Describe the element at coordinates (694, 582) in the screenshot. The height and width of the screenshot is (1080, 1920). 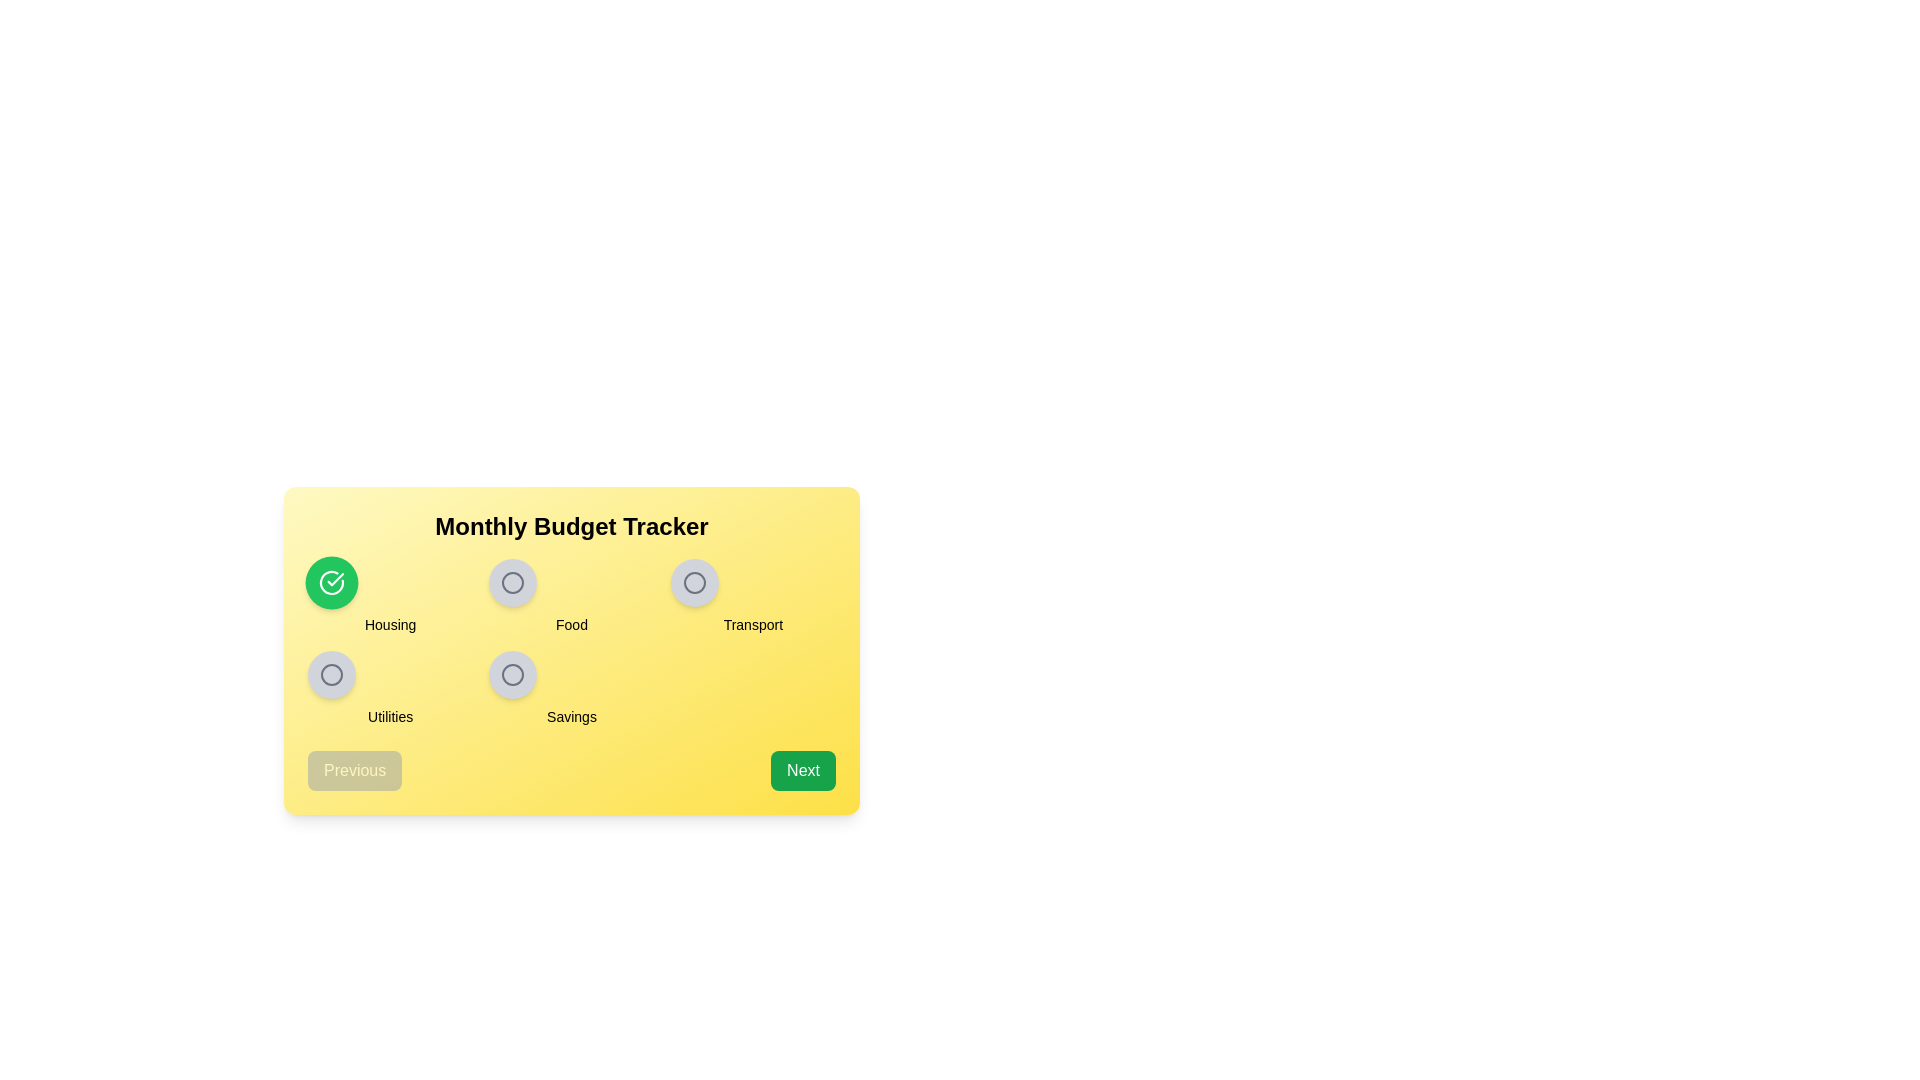
I see `the circular icon indicating the 'Transport' option within the radio button interface in the 'Monthly Budget Tracker' dialog` at that location.